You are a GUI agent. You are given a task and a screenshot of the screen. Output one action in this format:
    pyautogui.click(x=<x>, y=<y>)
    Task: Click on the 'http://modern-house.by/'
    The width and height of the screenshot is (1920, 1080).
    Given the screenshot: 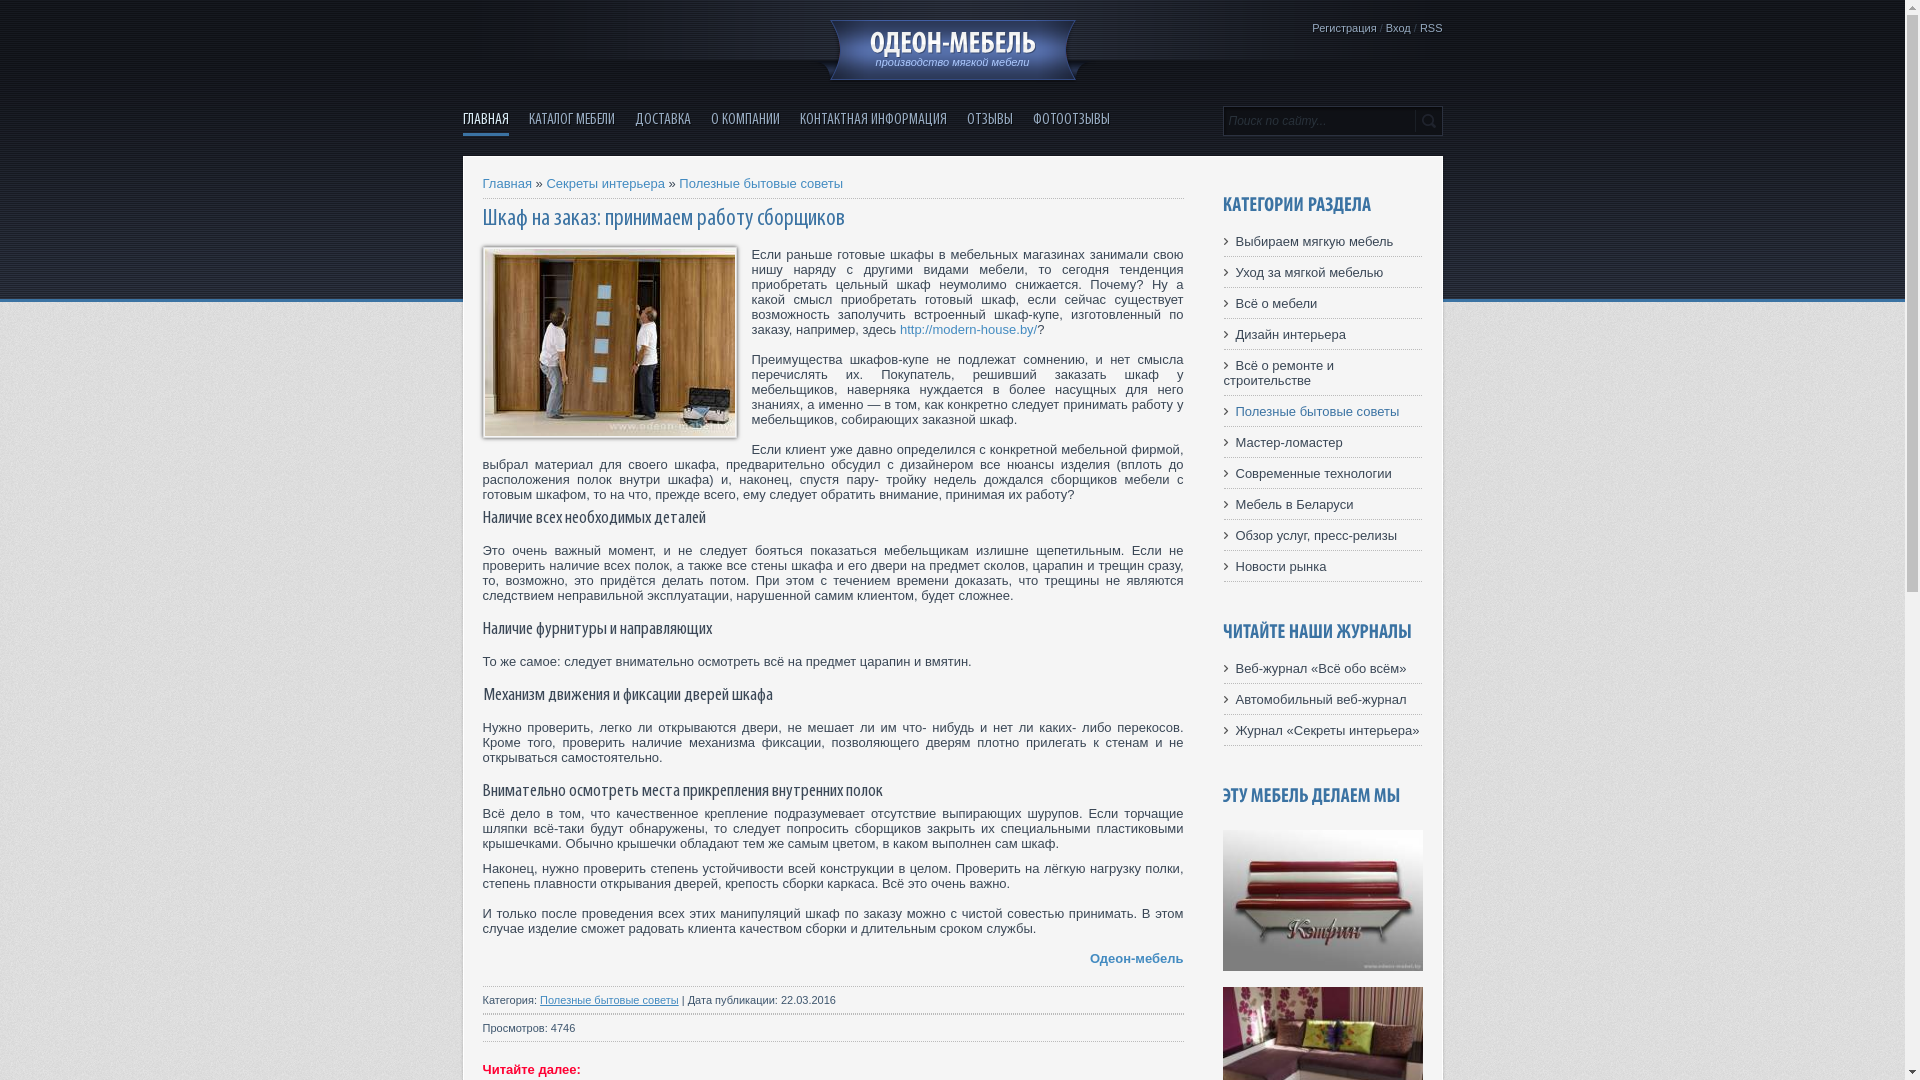 What is the action you would take?
    pyautogui.click(x=968, y=328)
    